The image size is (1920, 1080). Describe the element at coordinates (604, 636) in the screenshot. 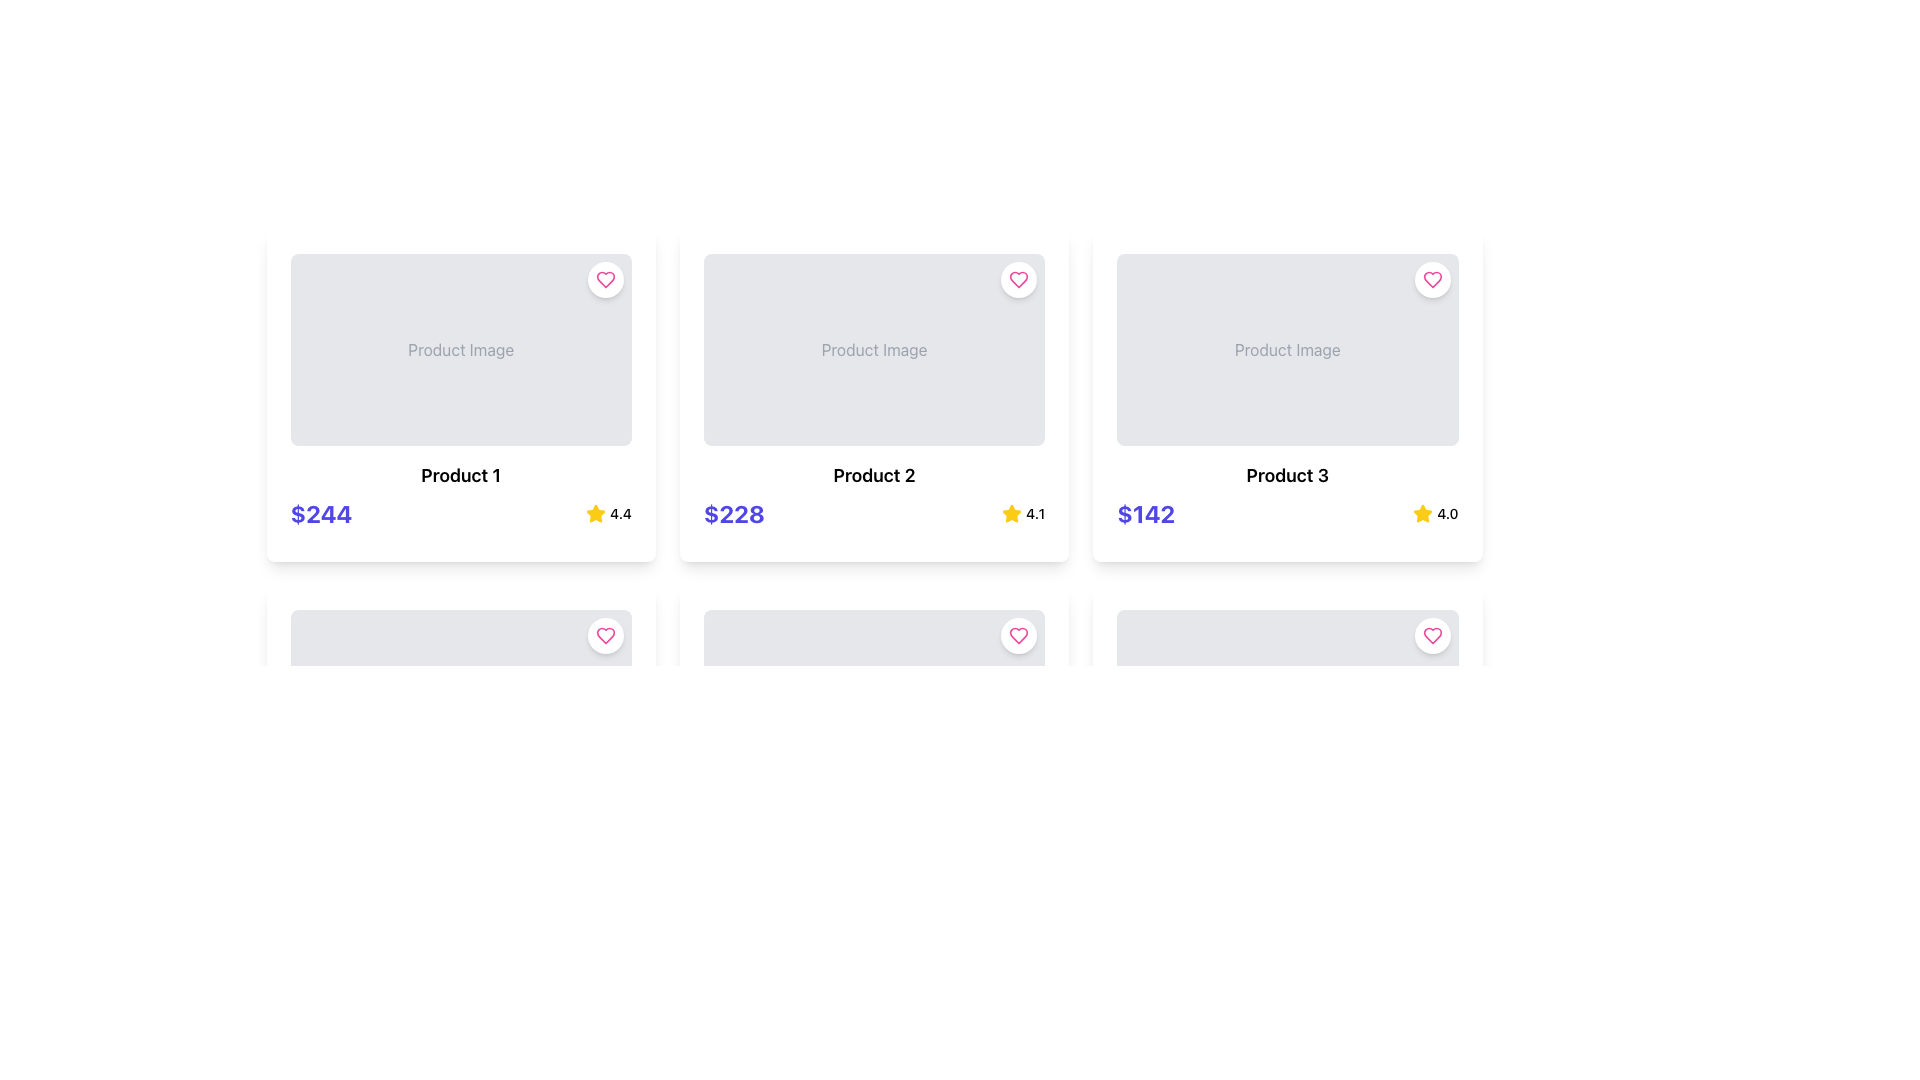

I see `the 'like' button located at the top-right corner of the product card` at that location.